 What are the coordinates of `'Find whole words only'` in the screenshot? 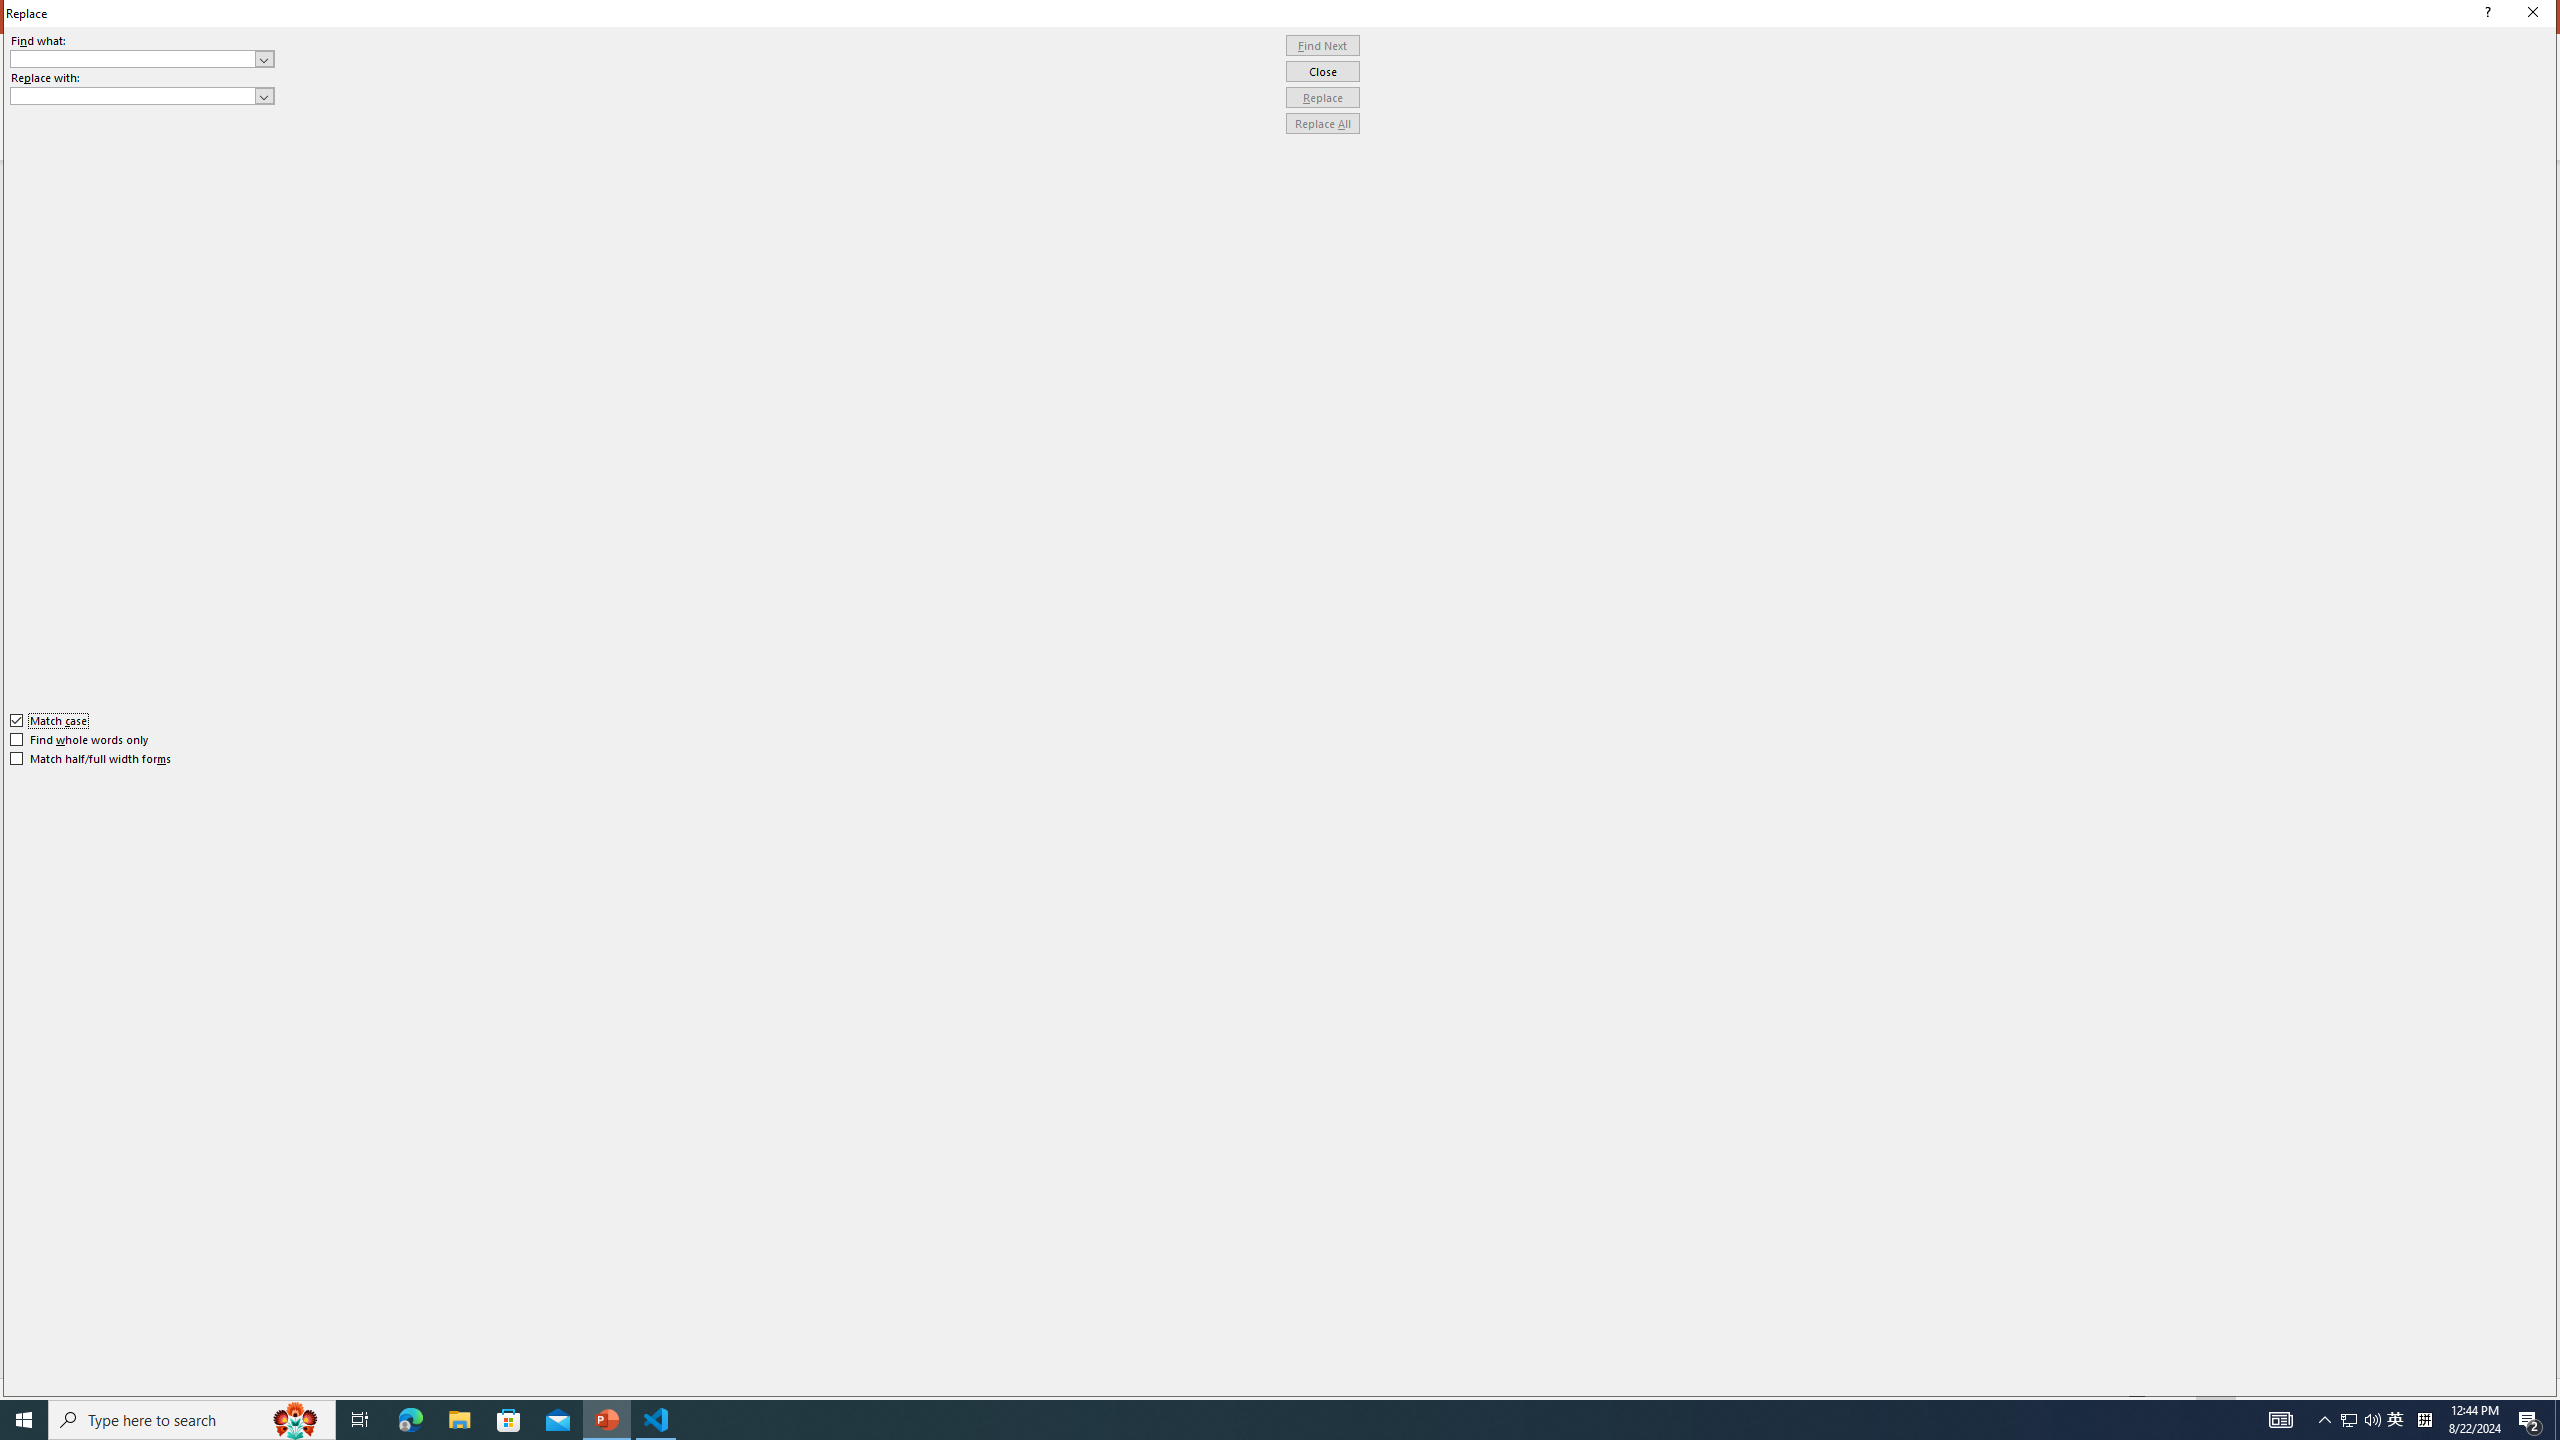 It's located at (80, 739).